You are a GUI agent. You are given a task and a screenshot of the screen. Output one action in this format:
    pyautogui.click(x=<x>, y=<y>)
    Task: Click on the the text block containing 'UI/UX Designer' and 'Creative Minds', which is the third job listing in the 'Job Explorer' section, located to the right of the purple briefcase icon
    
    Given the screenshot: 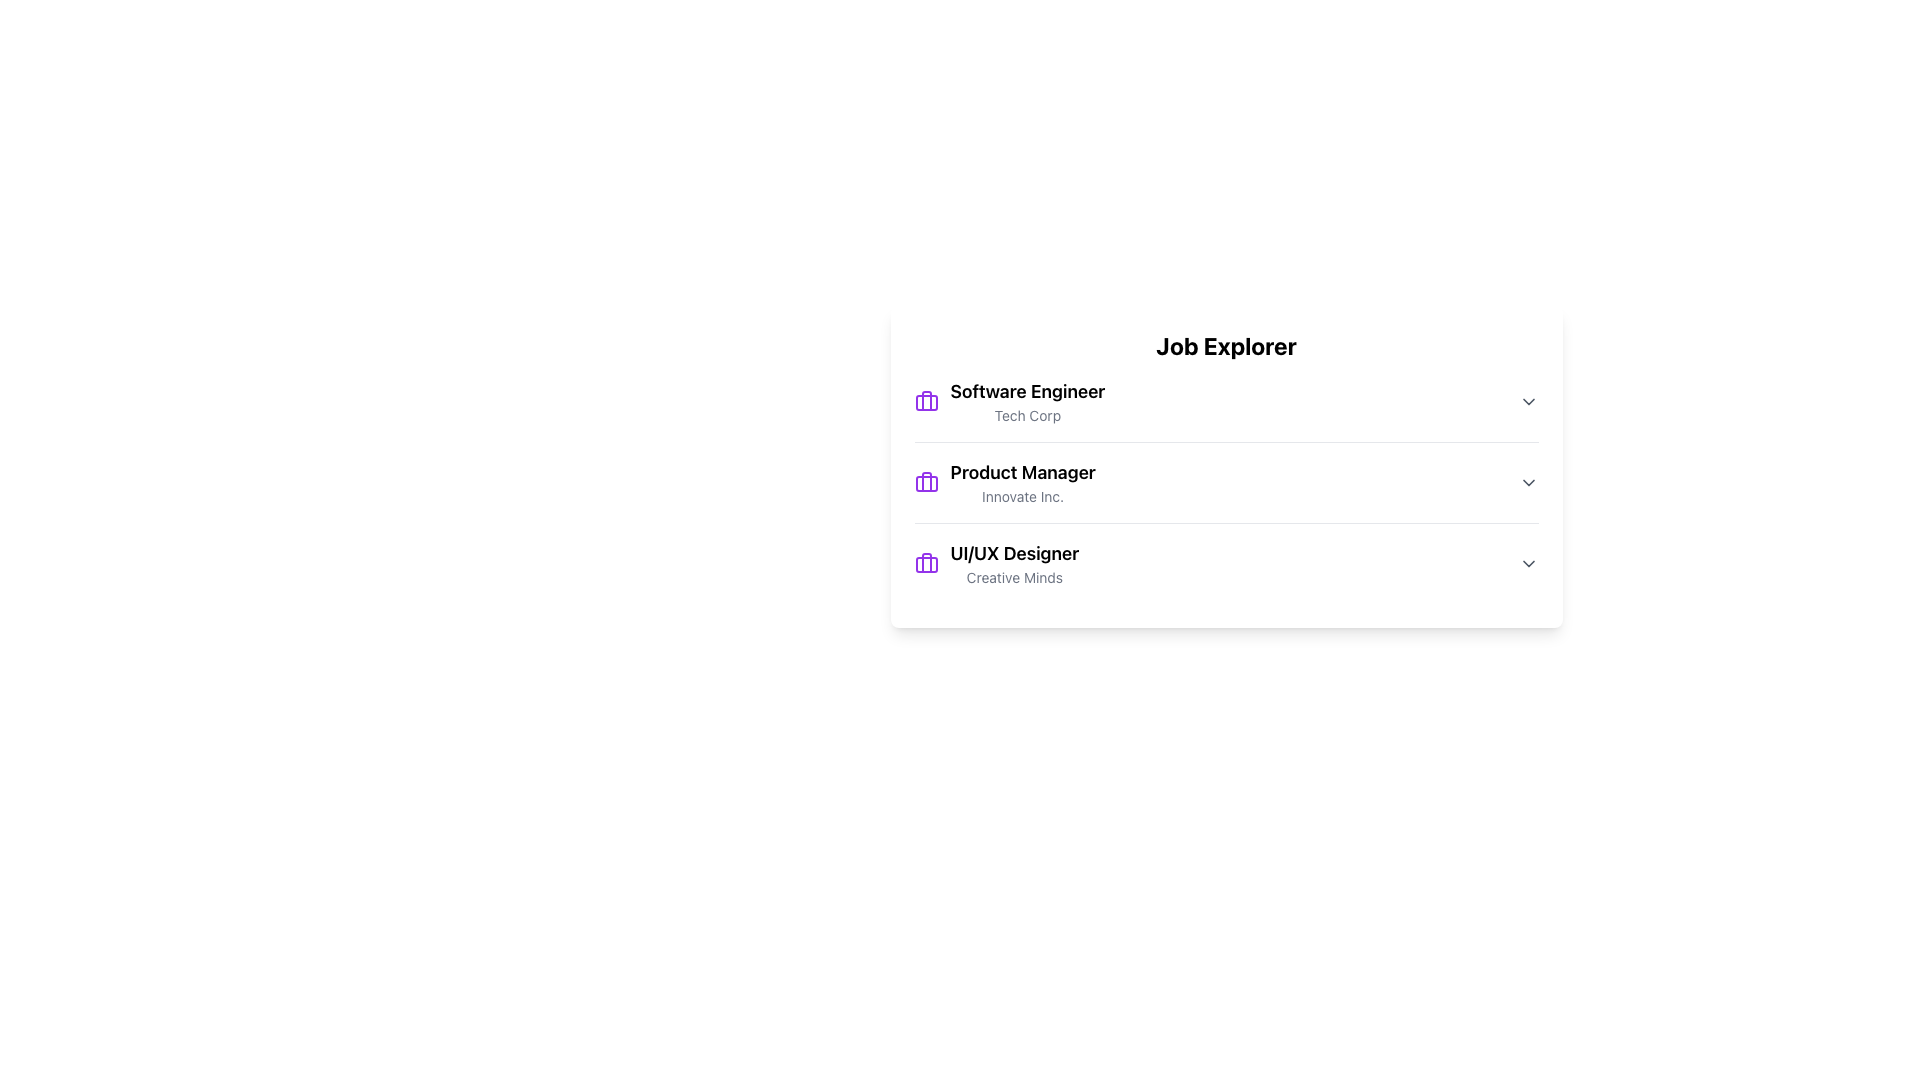 What is the action you would take?
    pyautogui.click(x=1014, y=563)
    